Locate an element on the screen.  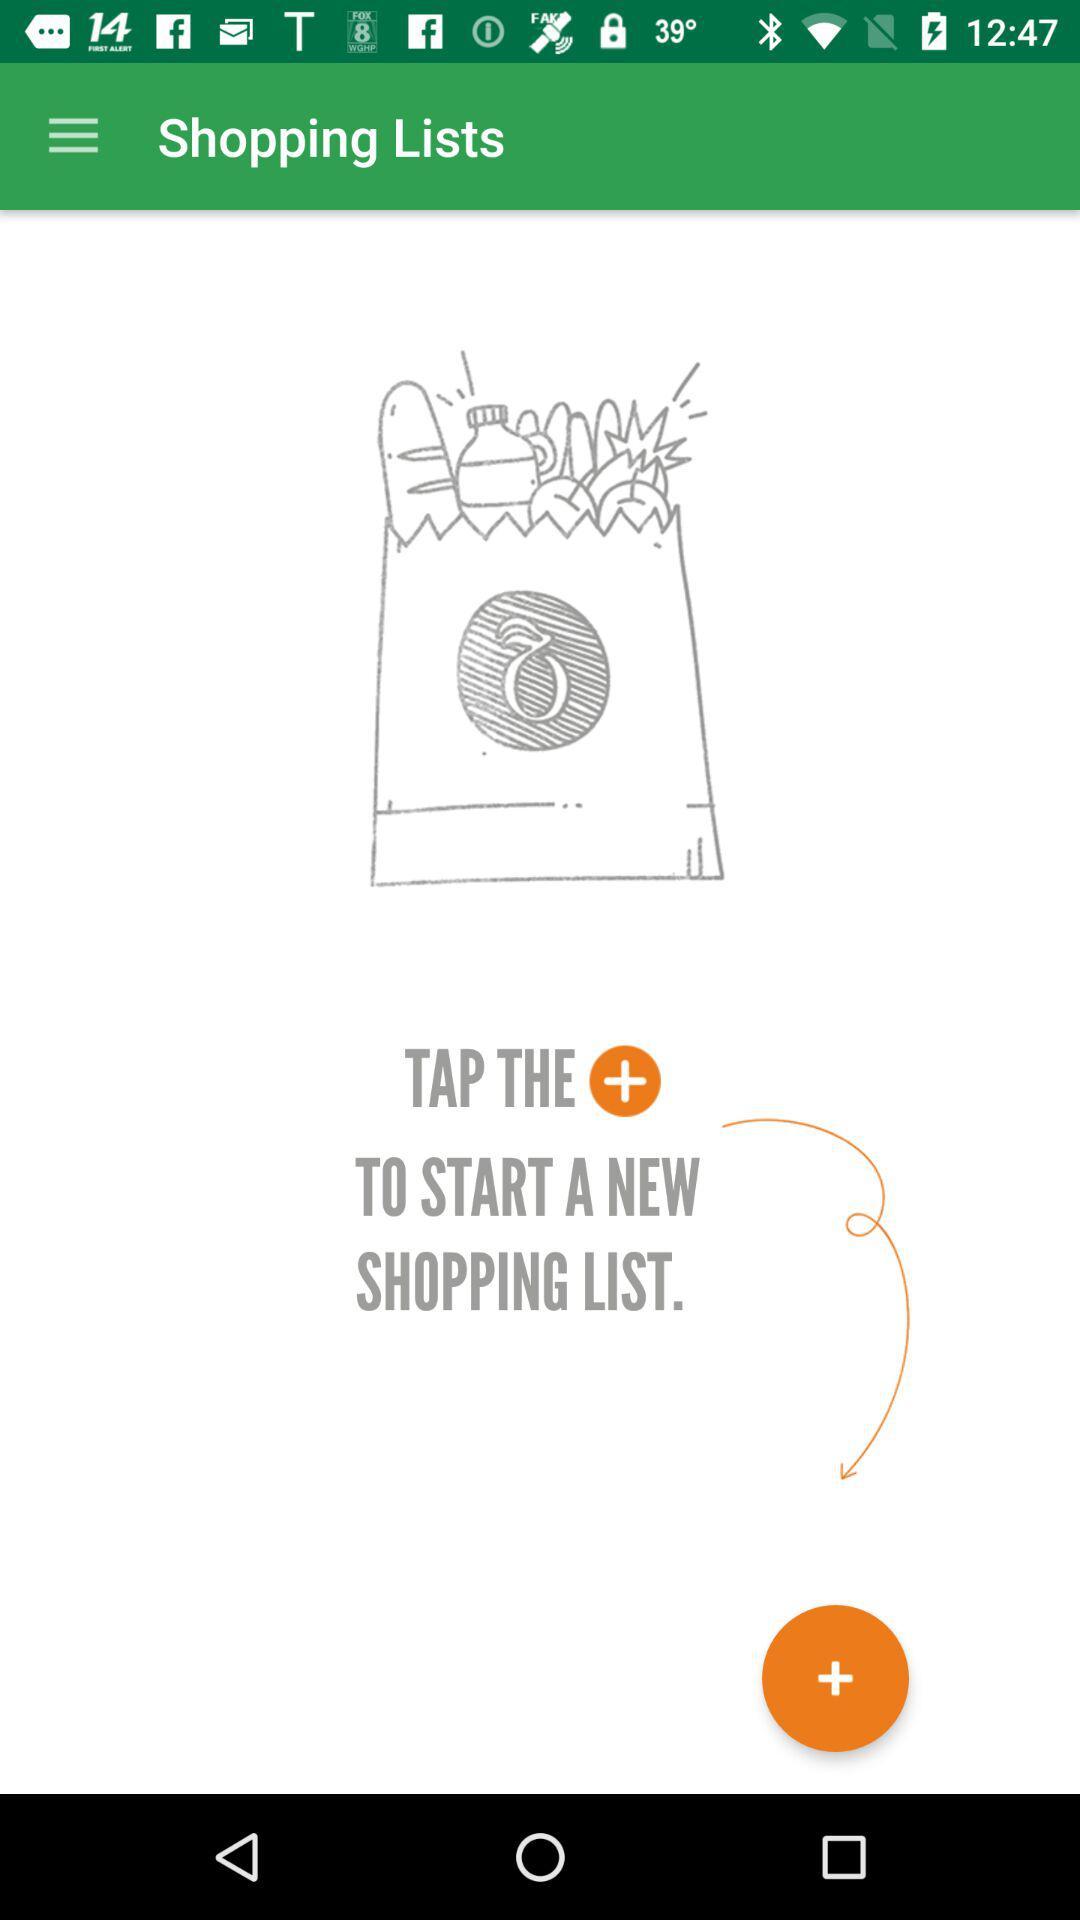
start a new shopping list is located at coordinates (835, 1678).